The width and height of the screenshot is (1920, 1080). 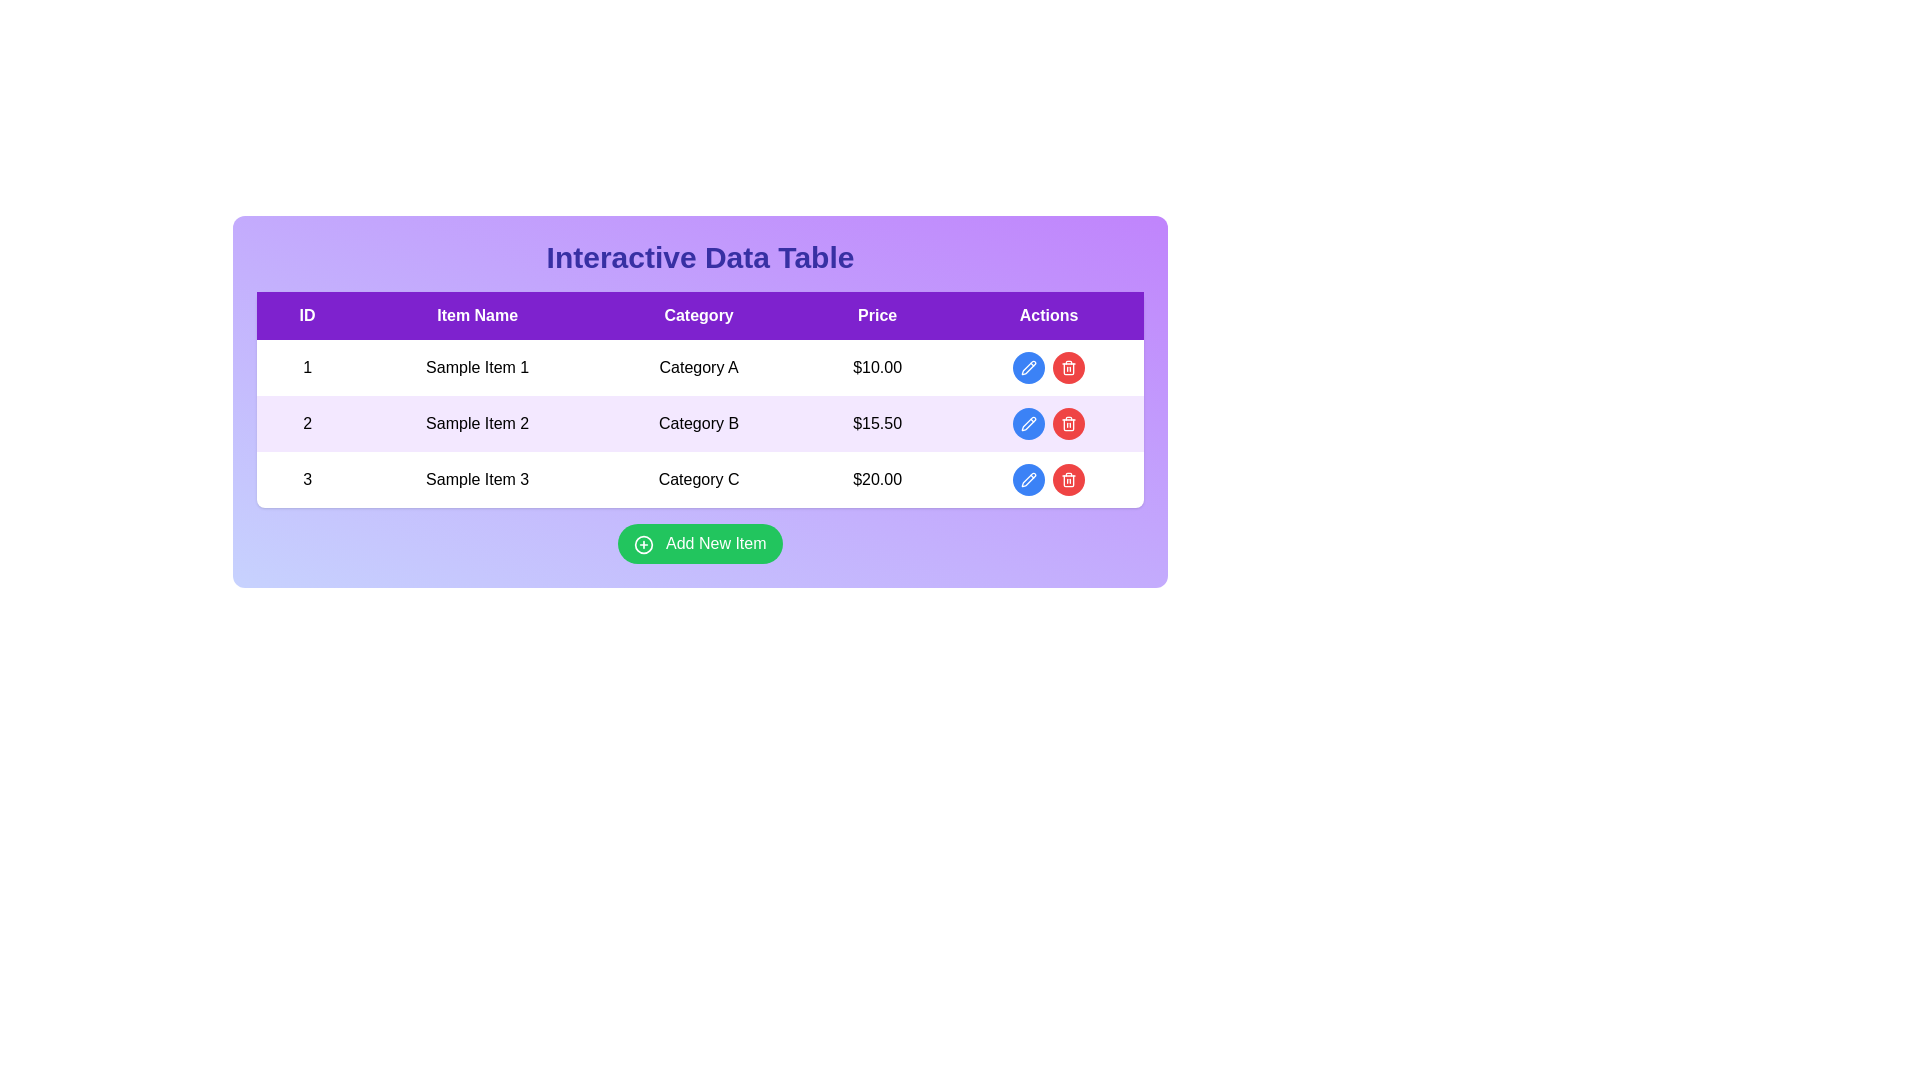 I want to click on the pencil icon button for editing located in the 'Actions' column of the last row of the table, so click(x=1028, y=478).